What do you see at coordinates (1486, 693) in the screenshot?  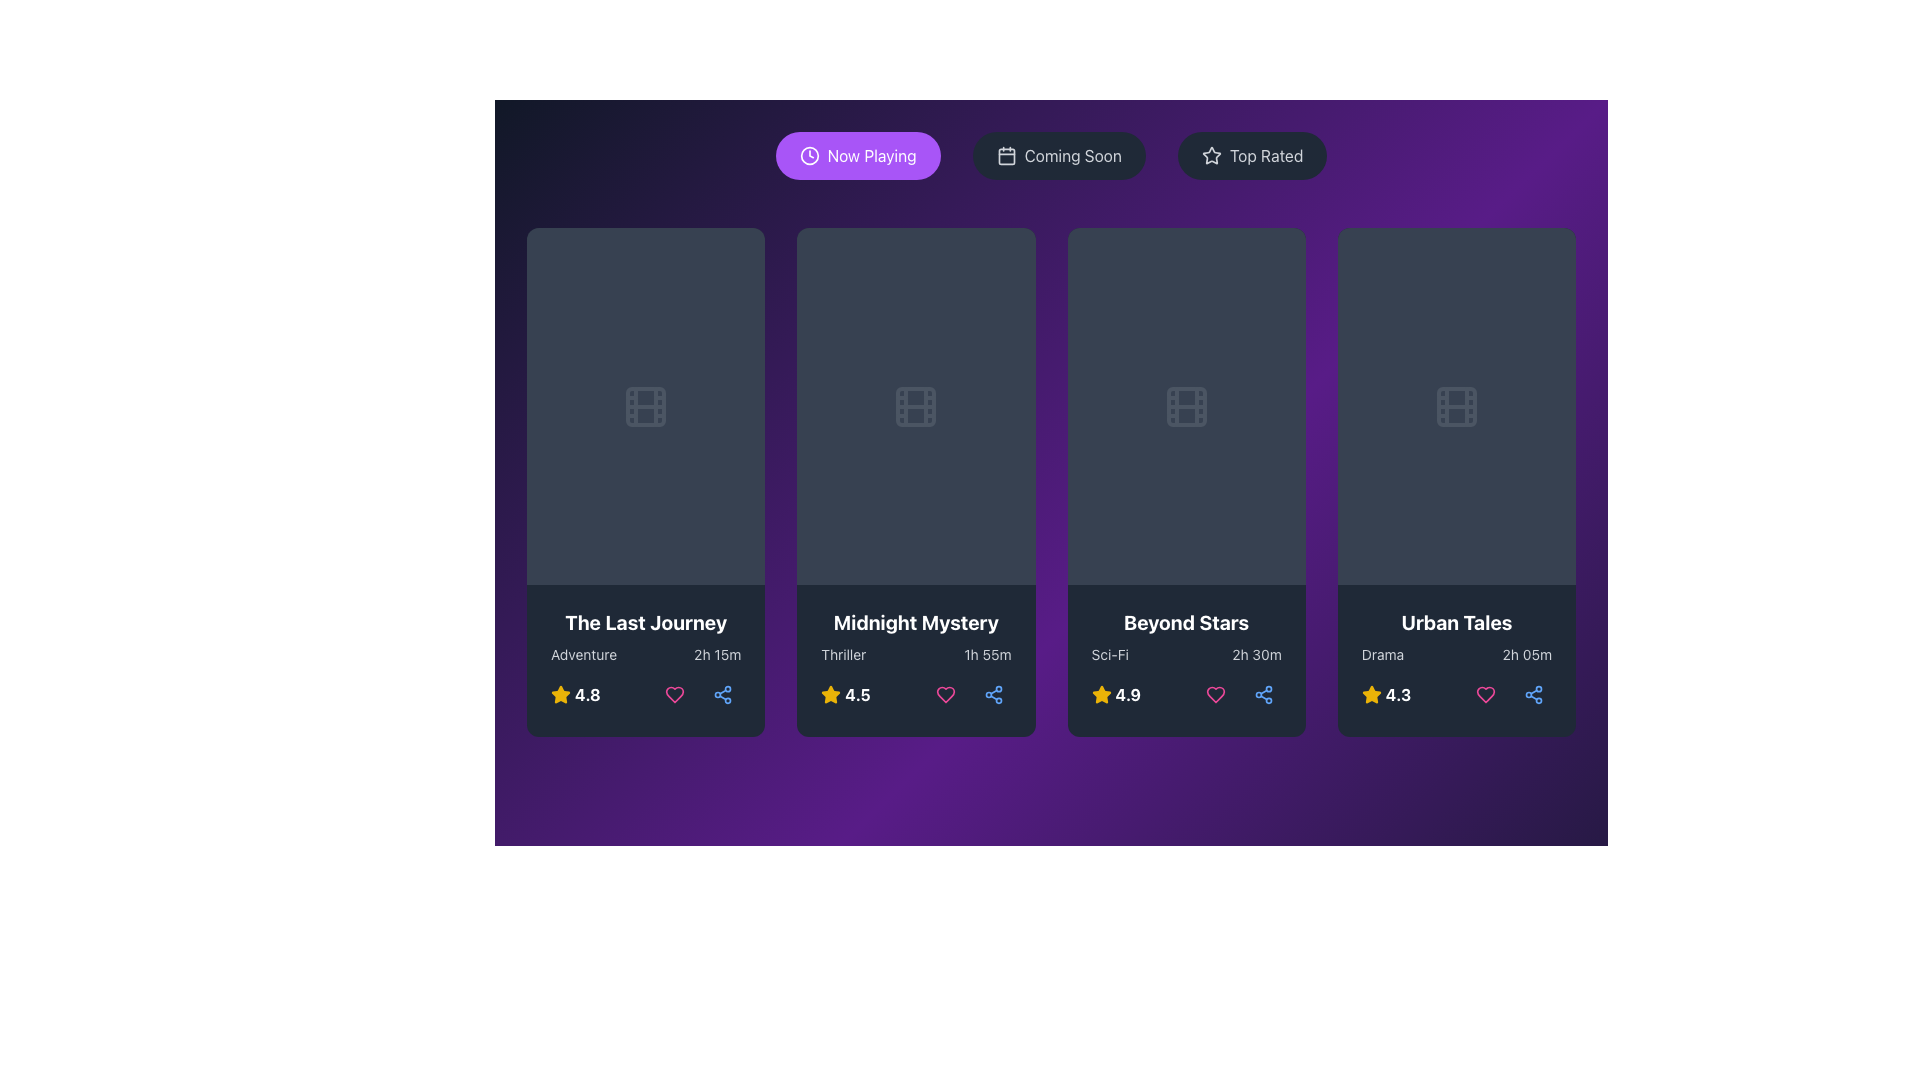 I see `the Heart icon located in the bottom section of the fourth movie card titled 'Urban Tales'` at bounding box center [1486, 693].